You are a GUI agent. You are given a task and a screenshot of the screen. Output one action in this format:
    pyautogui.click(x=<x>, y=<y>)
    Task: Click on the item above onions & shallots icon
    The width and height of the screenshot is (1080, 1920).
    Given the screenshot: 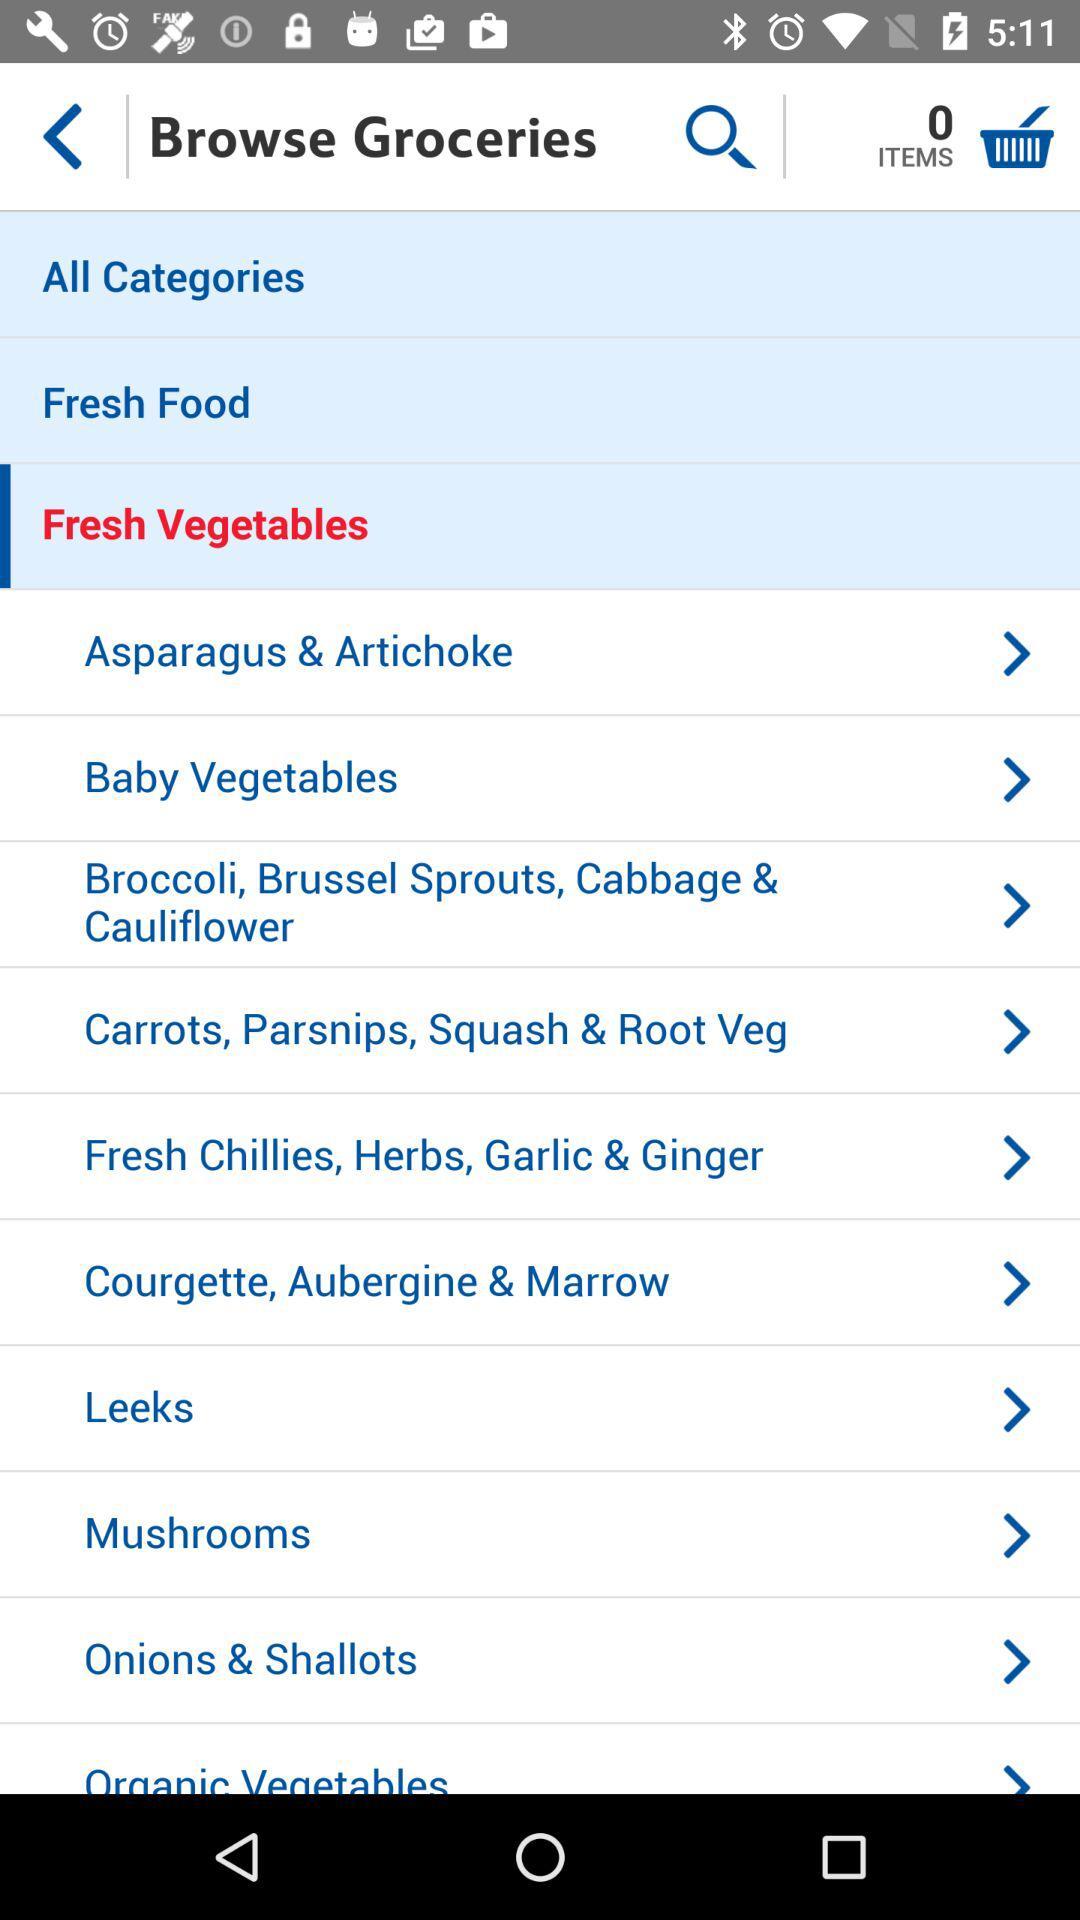 What is the action you would take?
    pyautogui.click(x=540, y=1534)
    